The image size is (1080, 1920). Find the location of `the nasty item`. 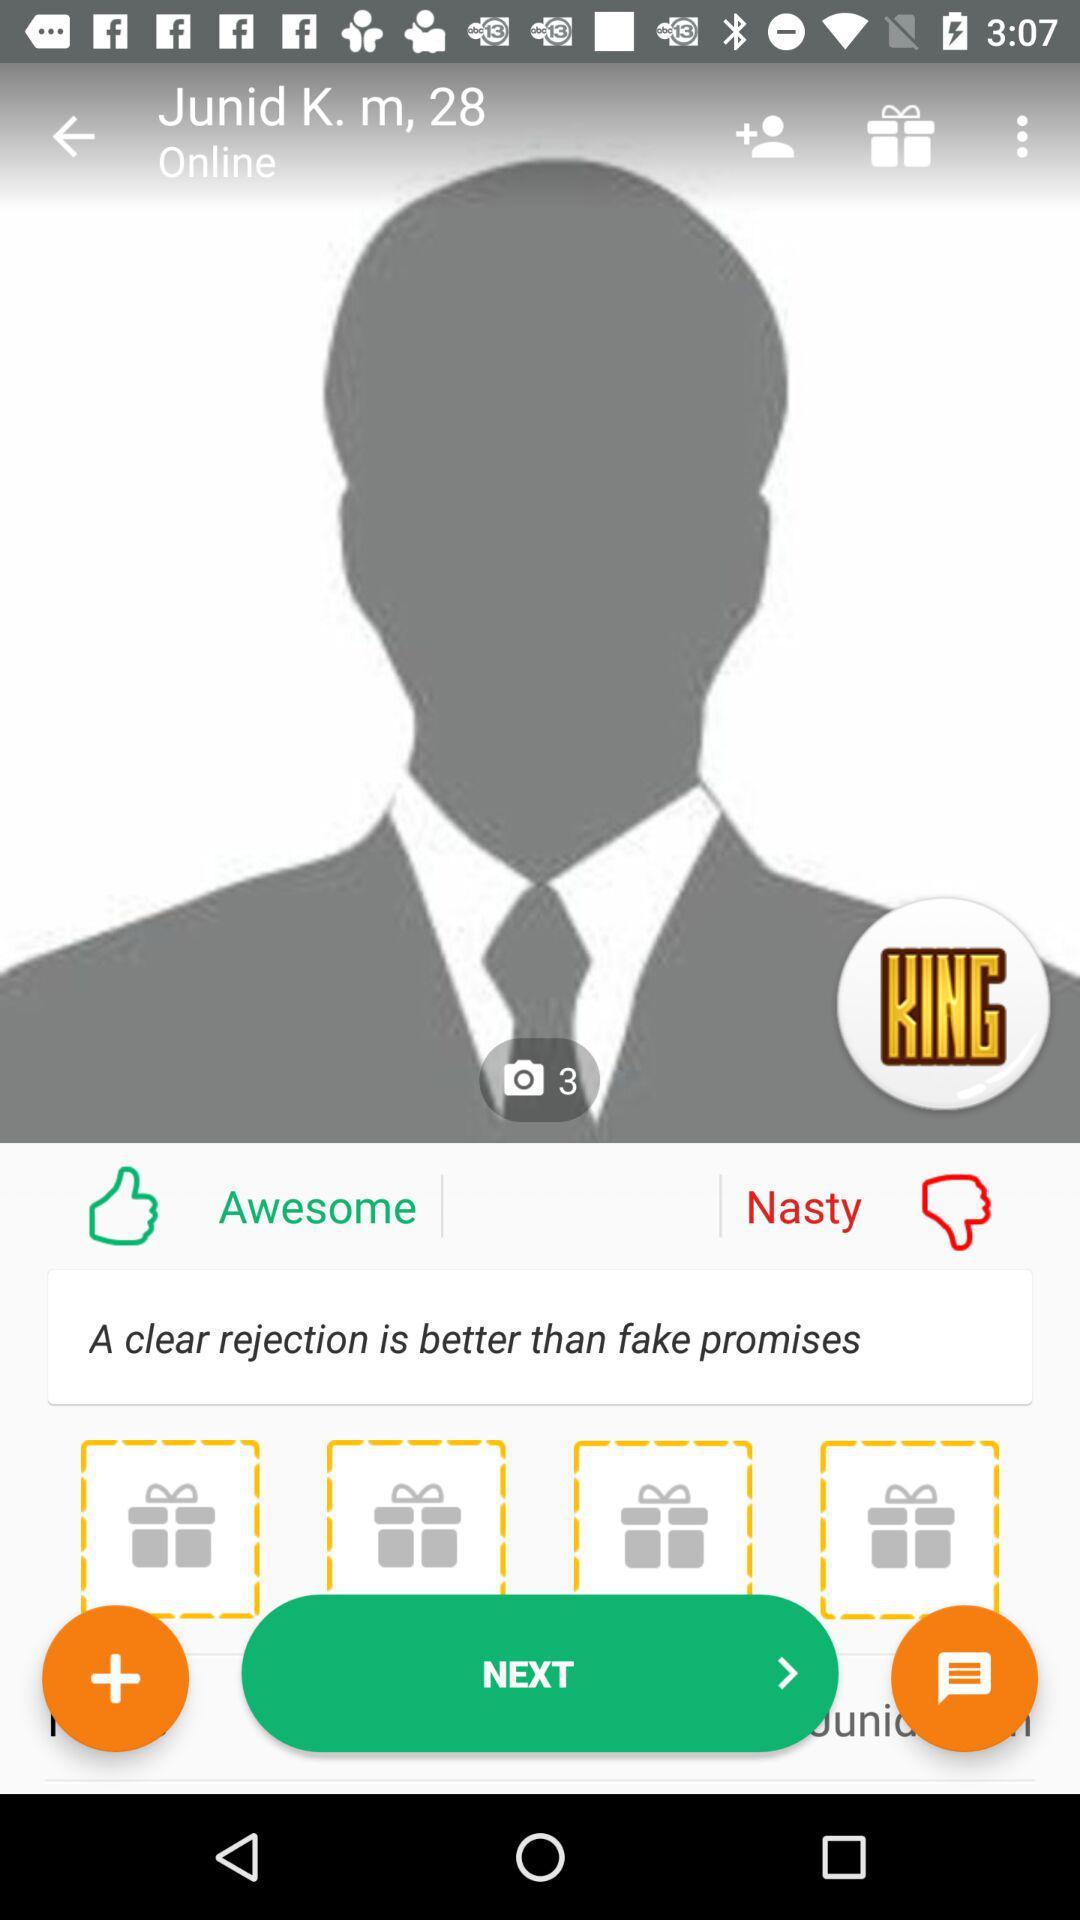

the nasty item is located at coordinates (898, 1204).